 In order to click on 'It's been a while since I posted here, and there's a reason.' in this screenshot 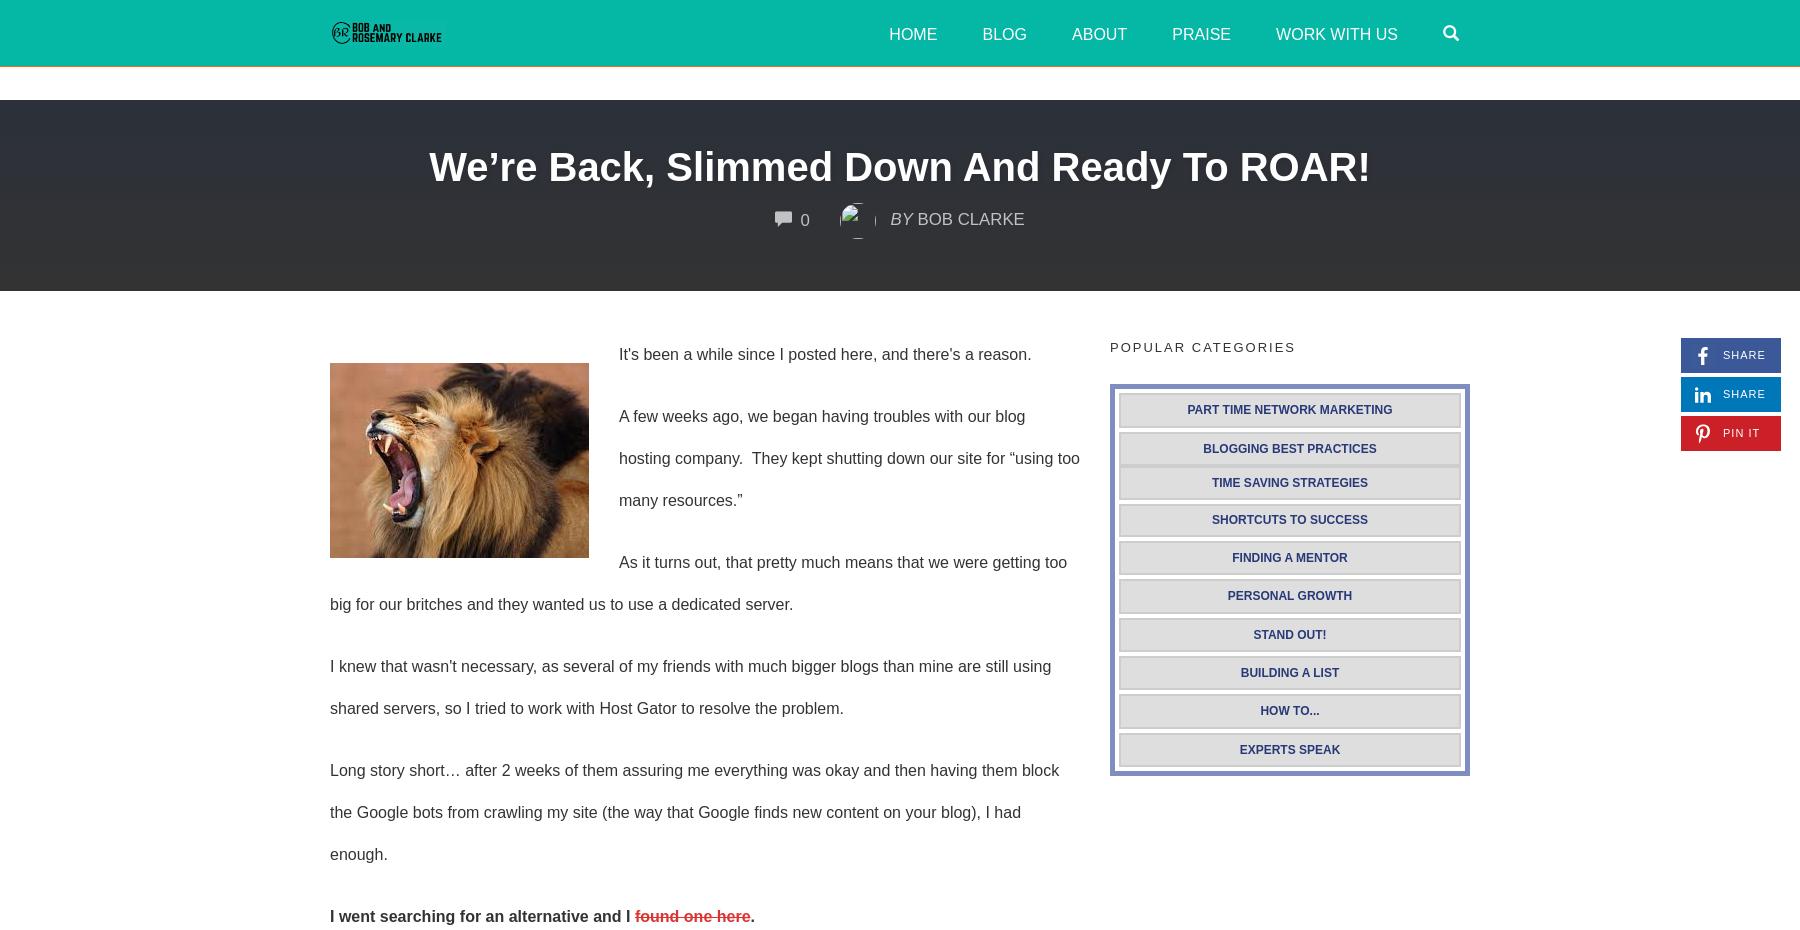, I will do `click(824, 353)`.